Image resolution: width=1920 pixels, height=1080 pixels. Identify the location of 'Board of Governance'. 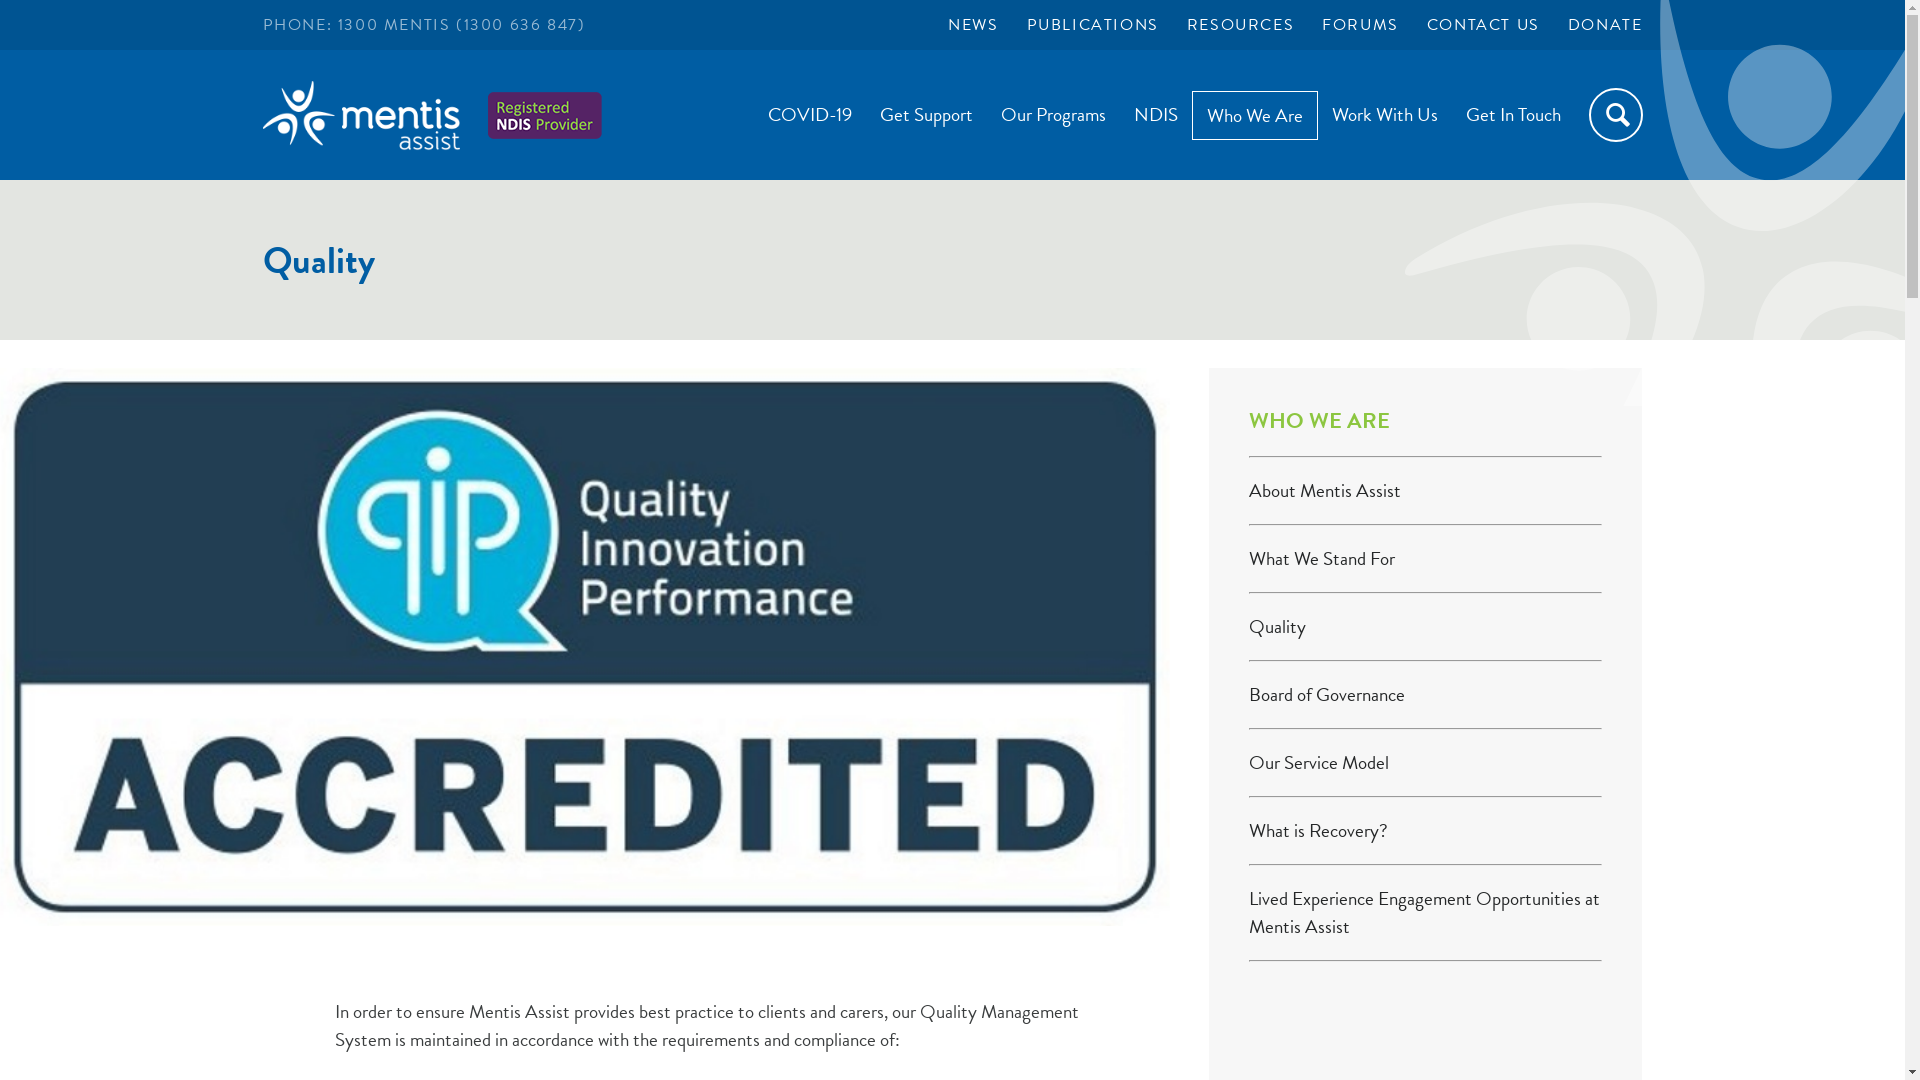
(1326, 693).